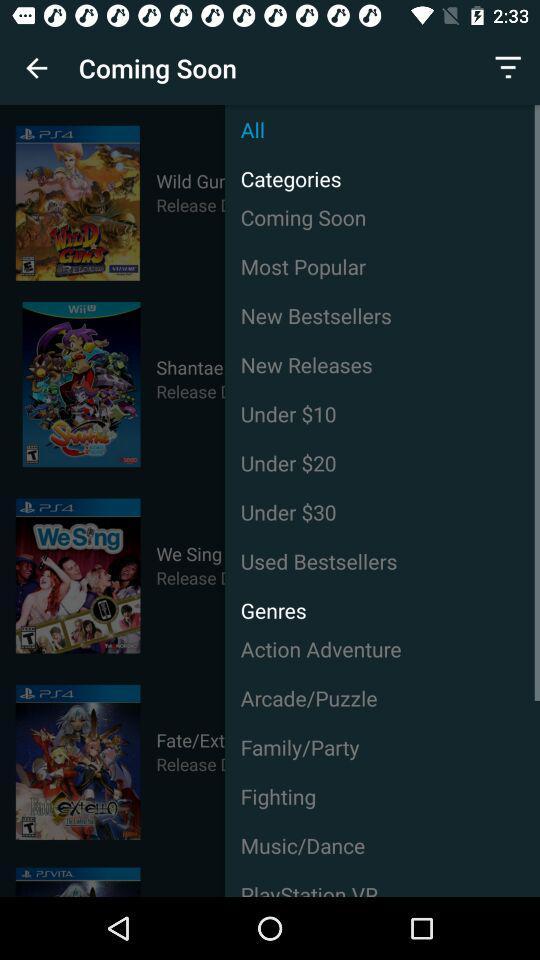 The width and height of the screenshot is (540, 960). What do you see at coordinates (382, 463) in the screenshot?
I see `the under $20 item` at bounding box center [382, 463].